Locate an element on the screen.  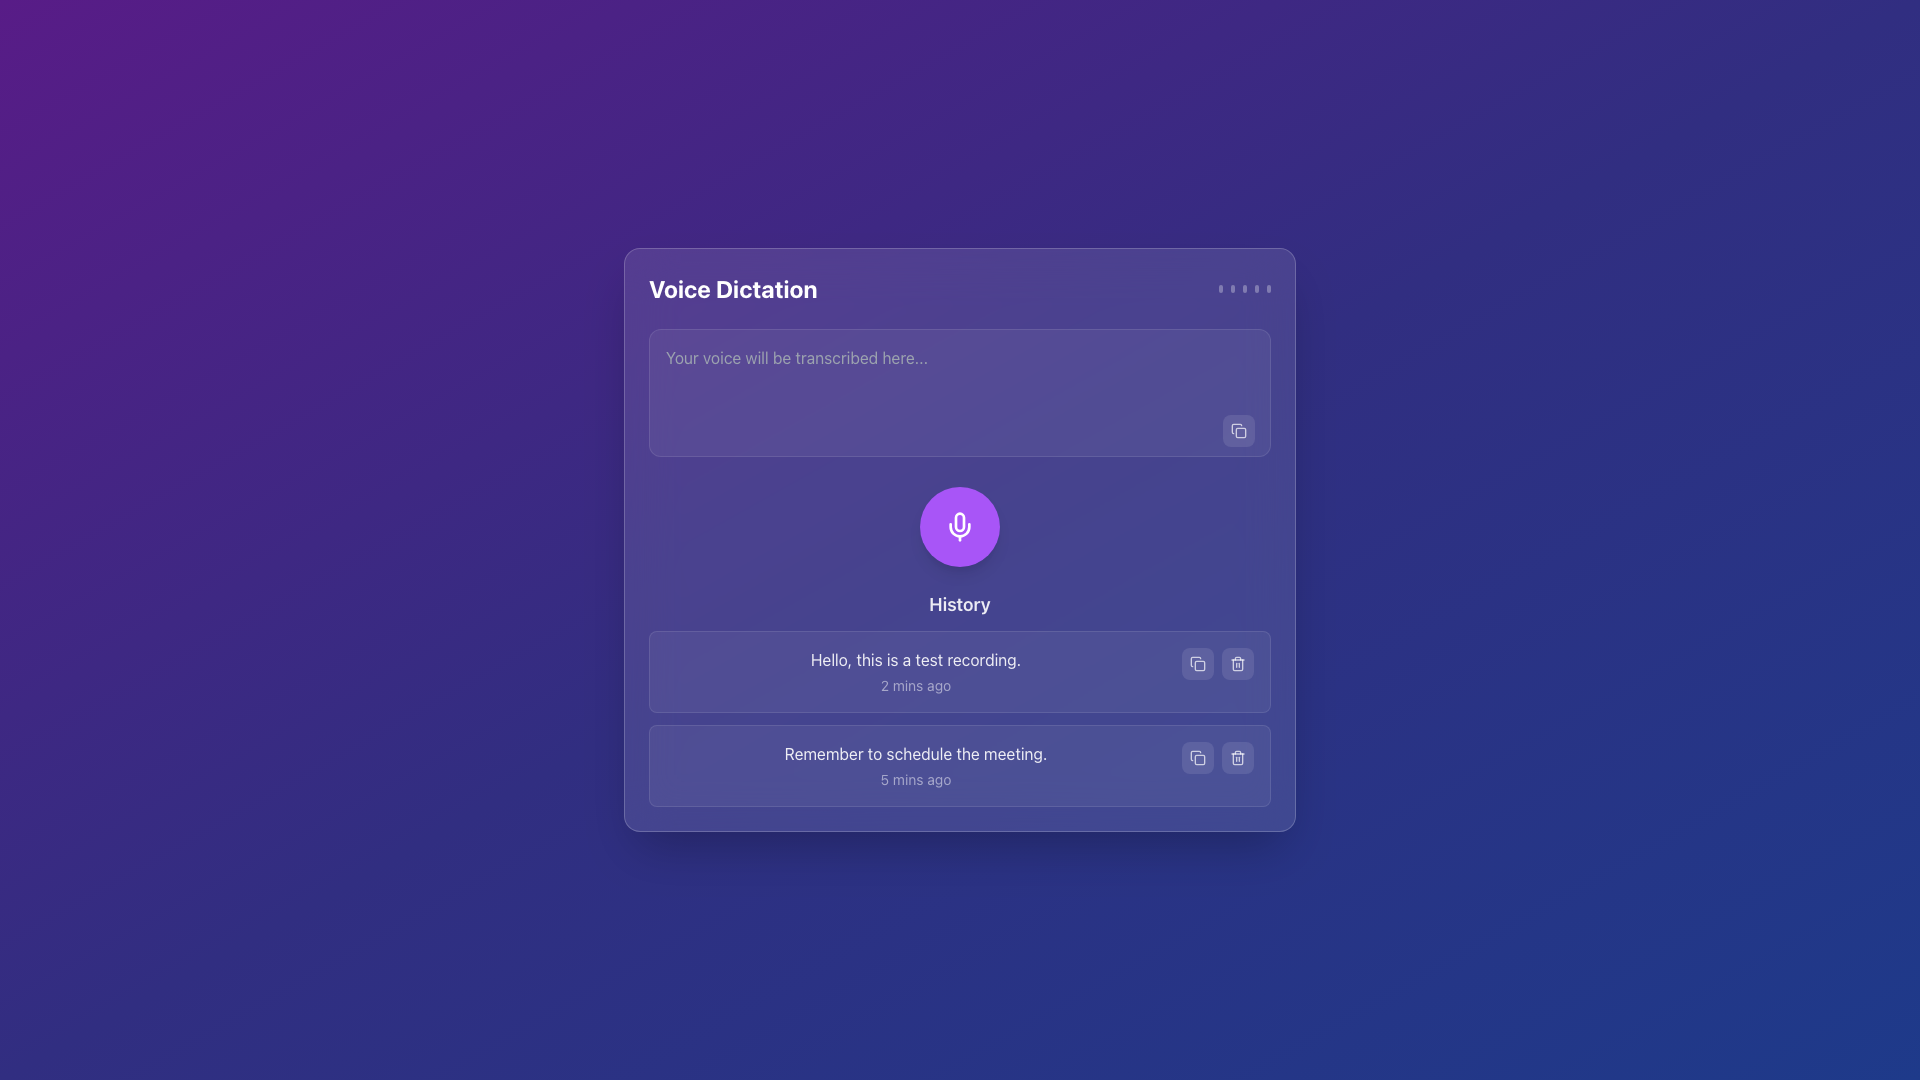
the first interactive button from the left in the horizontal row of controls at the bottom right corner of the card displaying 'Remember to schedule the meeting.' is located at coordinates (1198, 758).